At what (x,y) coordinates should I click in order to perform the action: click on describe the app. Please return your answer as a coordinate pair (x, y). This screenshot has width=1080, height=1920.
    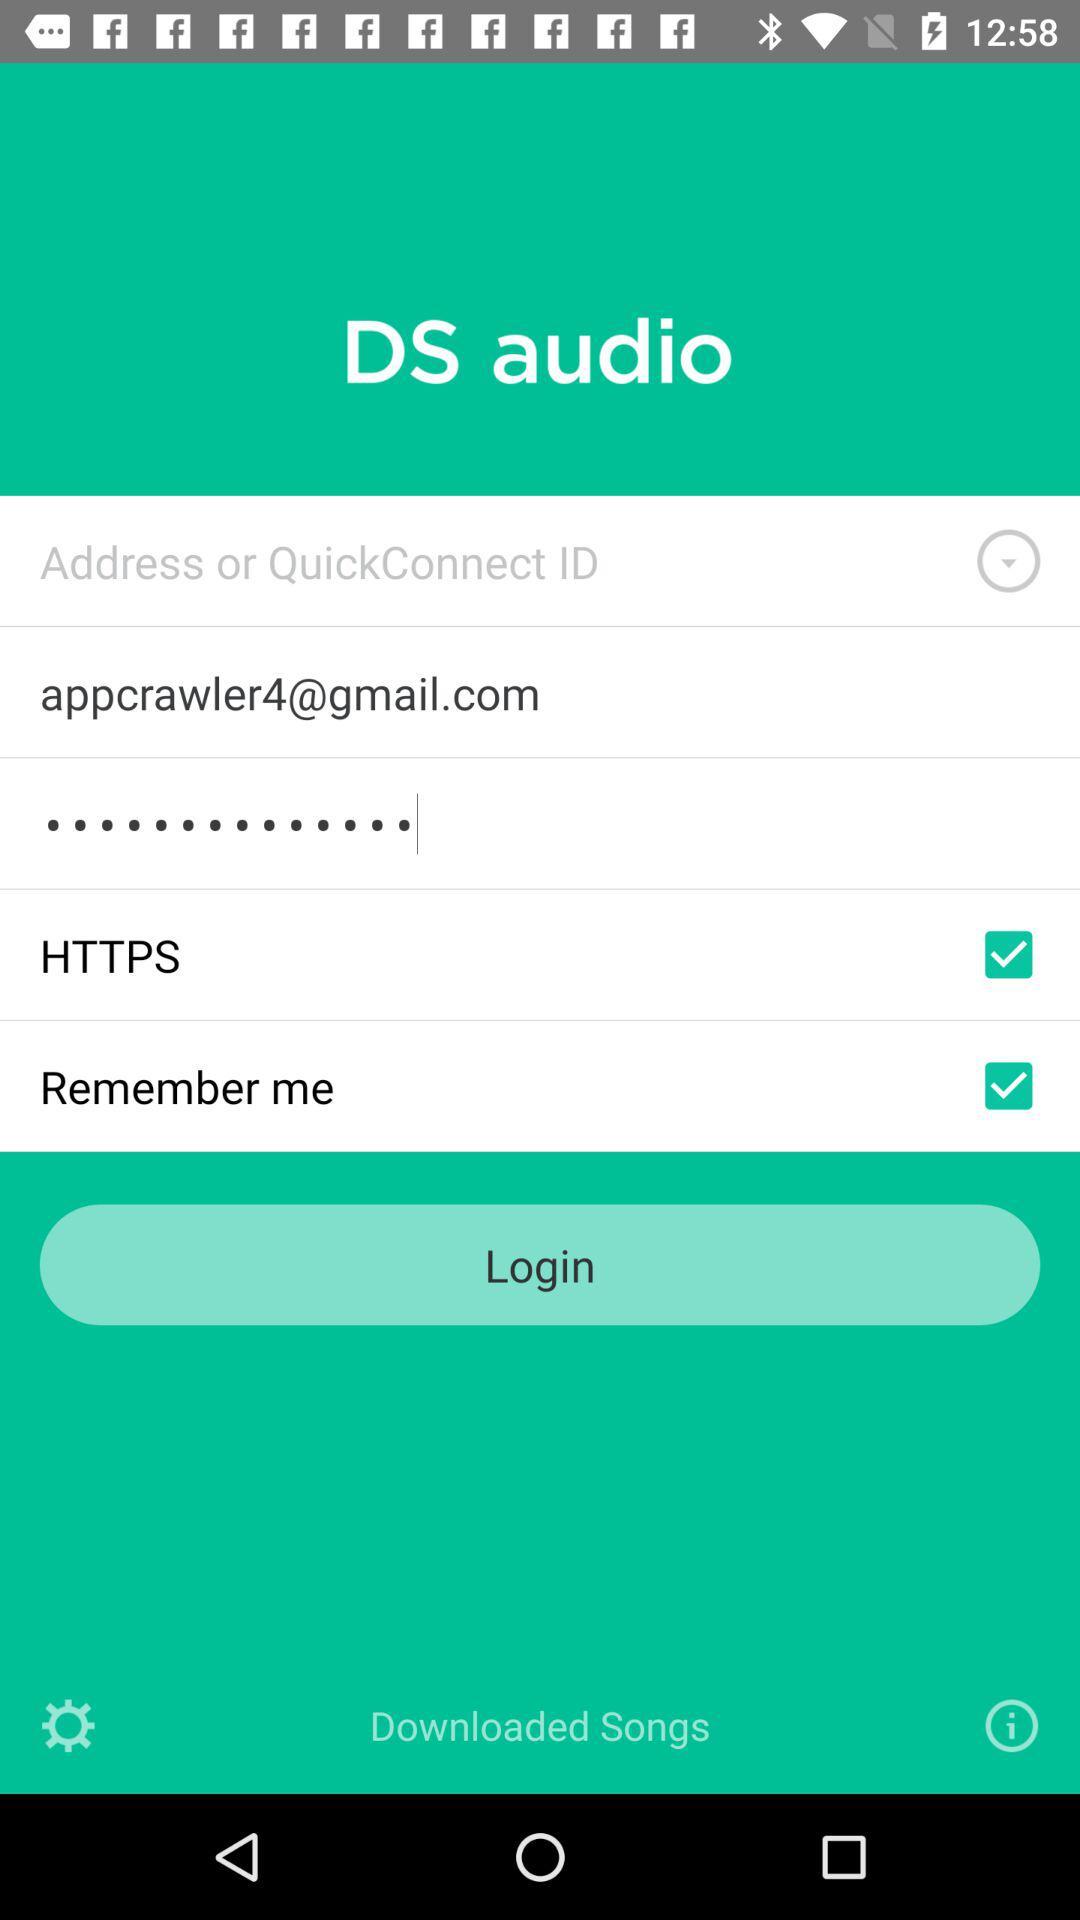
    Looking at the image, I should click on (1011, 1724).